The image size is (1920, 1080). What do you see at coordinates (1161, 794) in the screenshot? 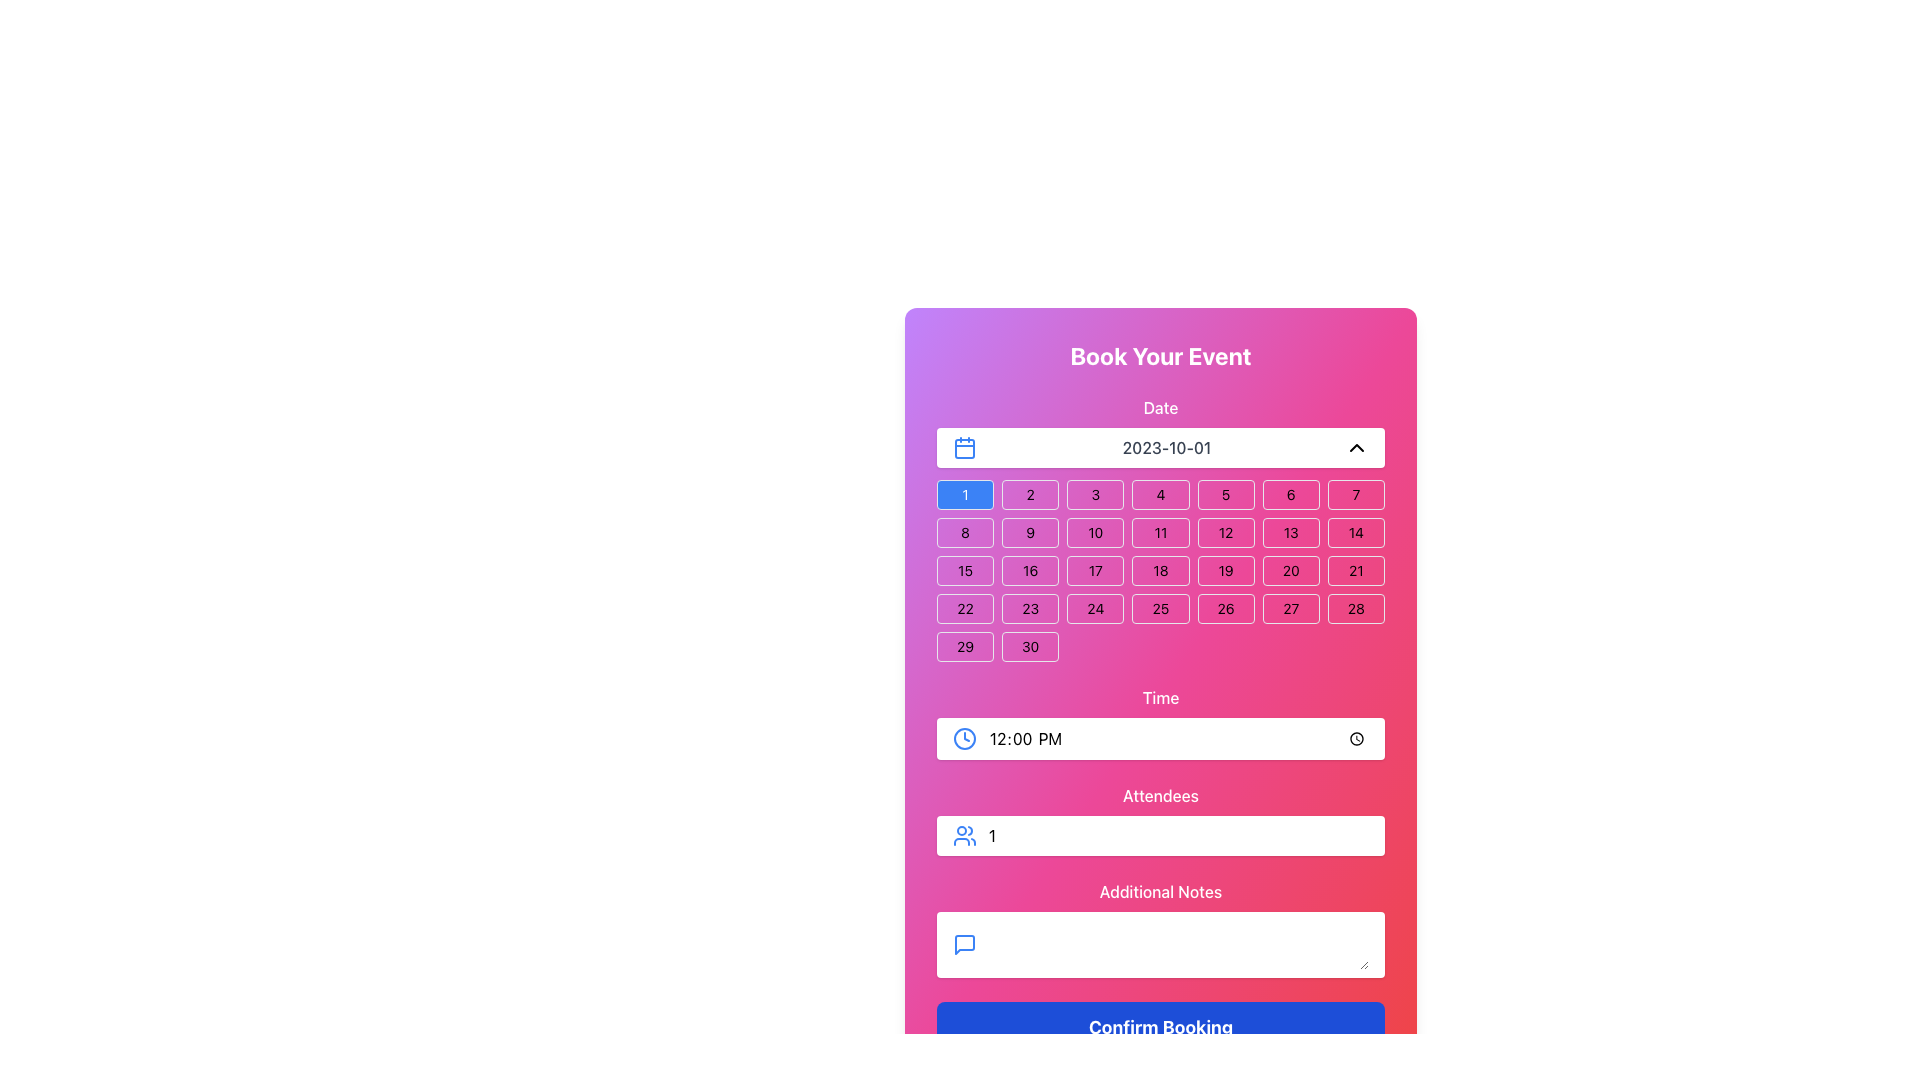
I see `the descriptive header text label for the section inputting the number of attendees, which is located above the numeric input box` at bounding box center [1161, 794].